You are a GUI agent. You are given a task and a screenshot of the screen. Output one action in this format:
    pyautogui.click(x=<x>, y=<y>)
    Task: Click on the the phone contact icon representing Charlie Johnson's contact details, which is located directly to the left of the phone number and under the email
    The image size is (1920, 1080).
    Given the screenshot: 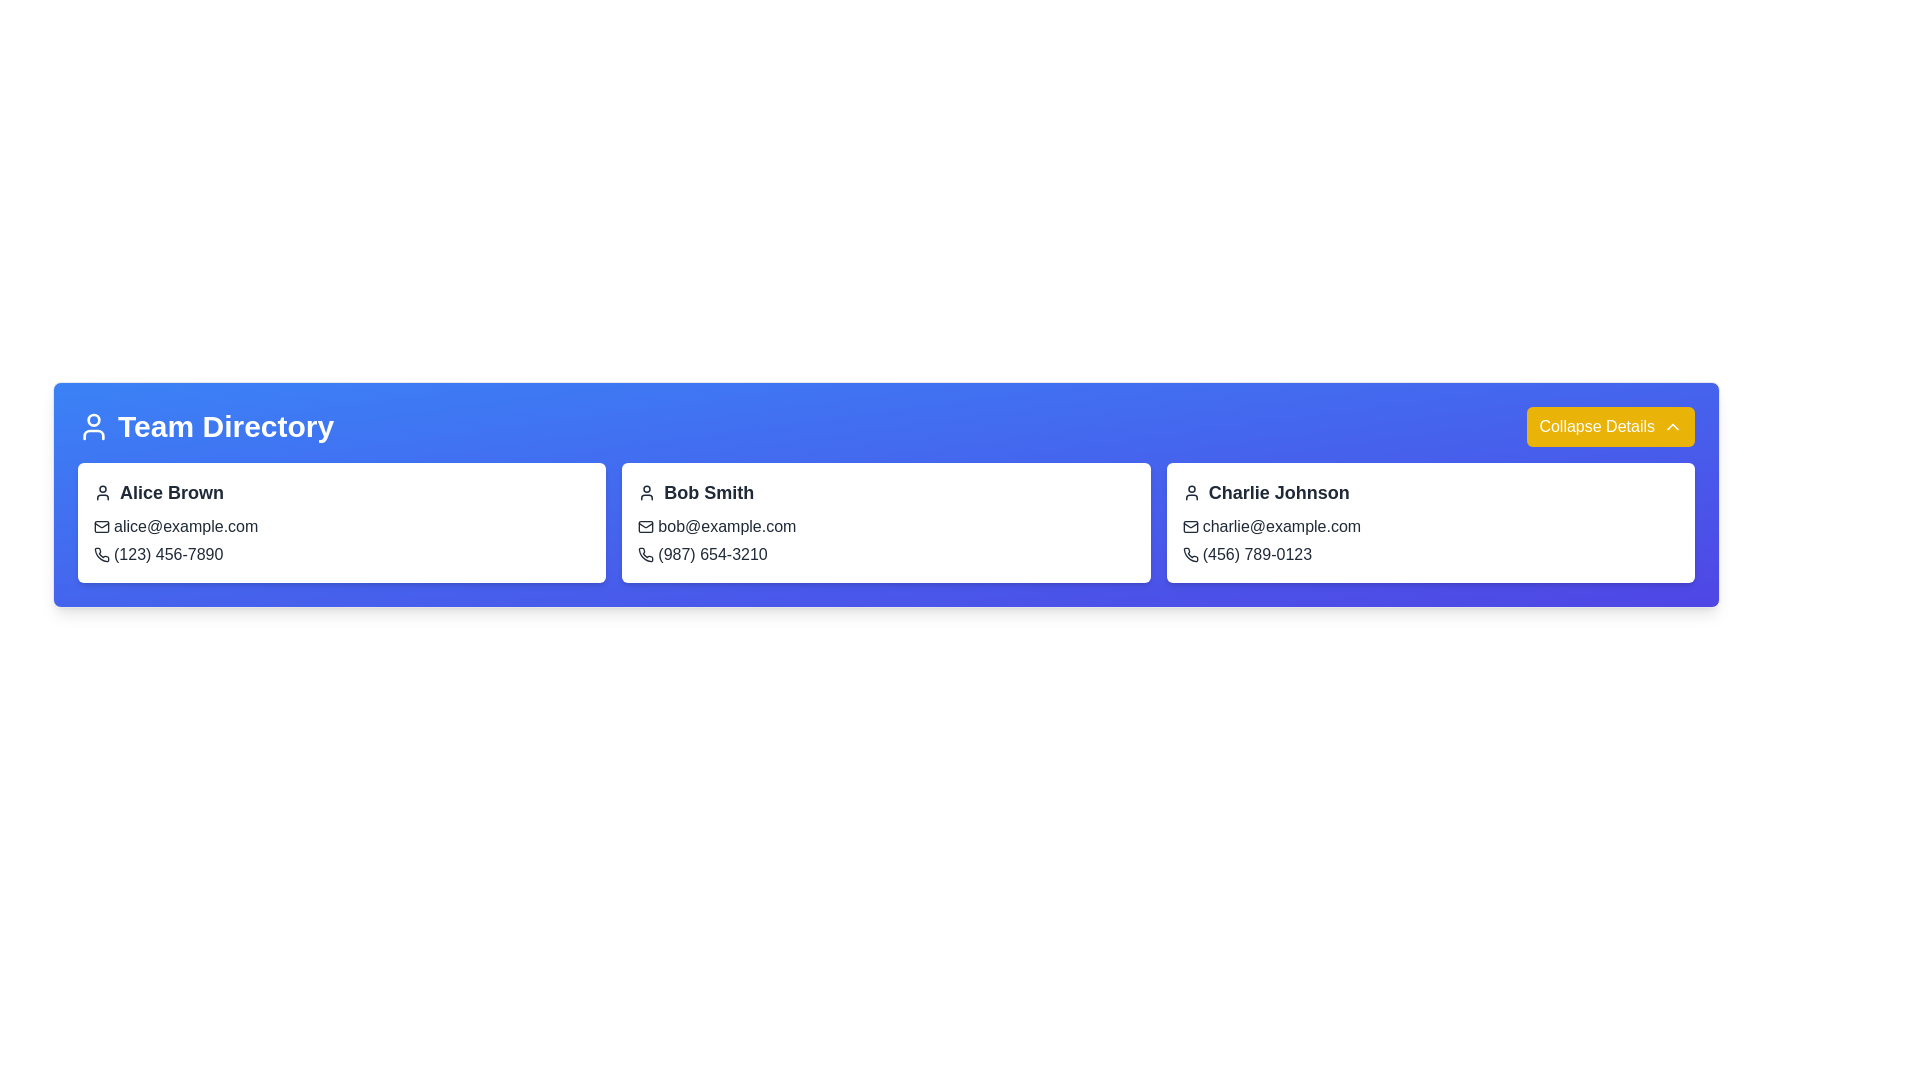 What is the action you would take?
    pyautogui.click(x=1190, y=555)
    